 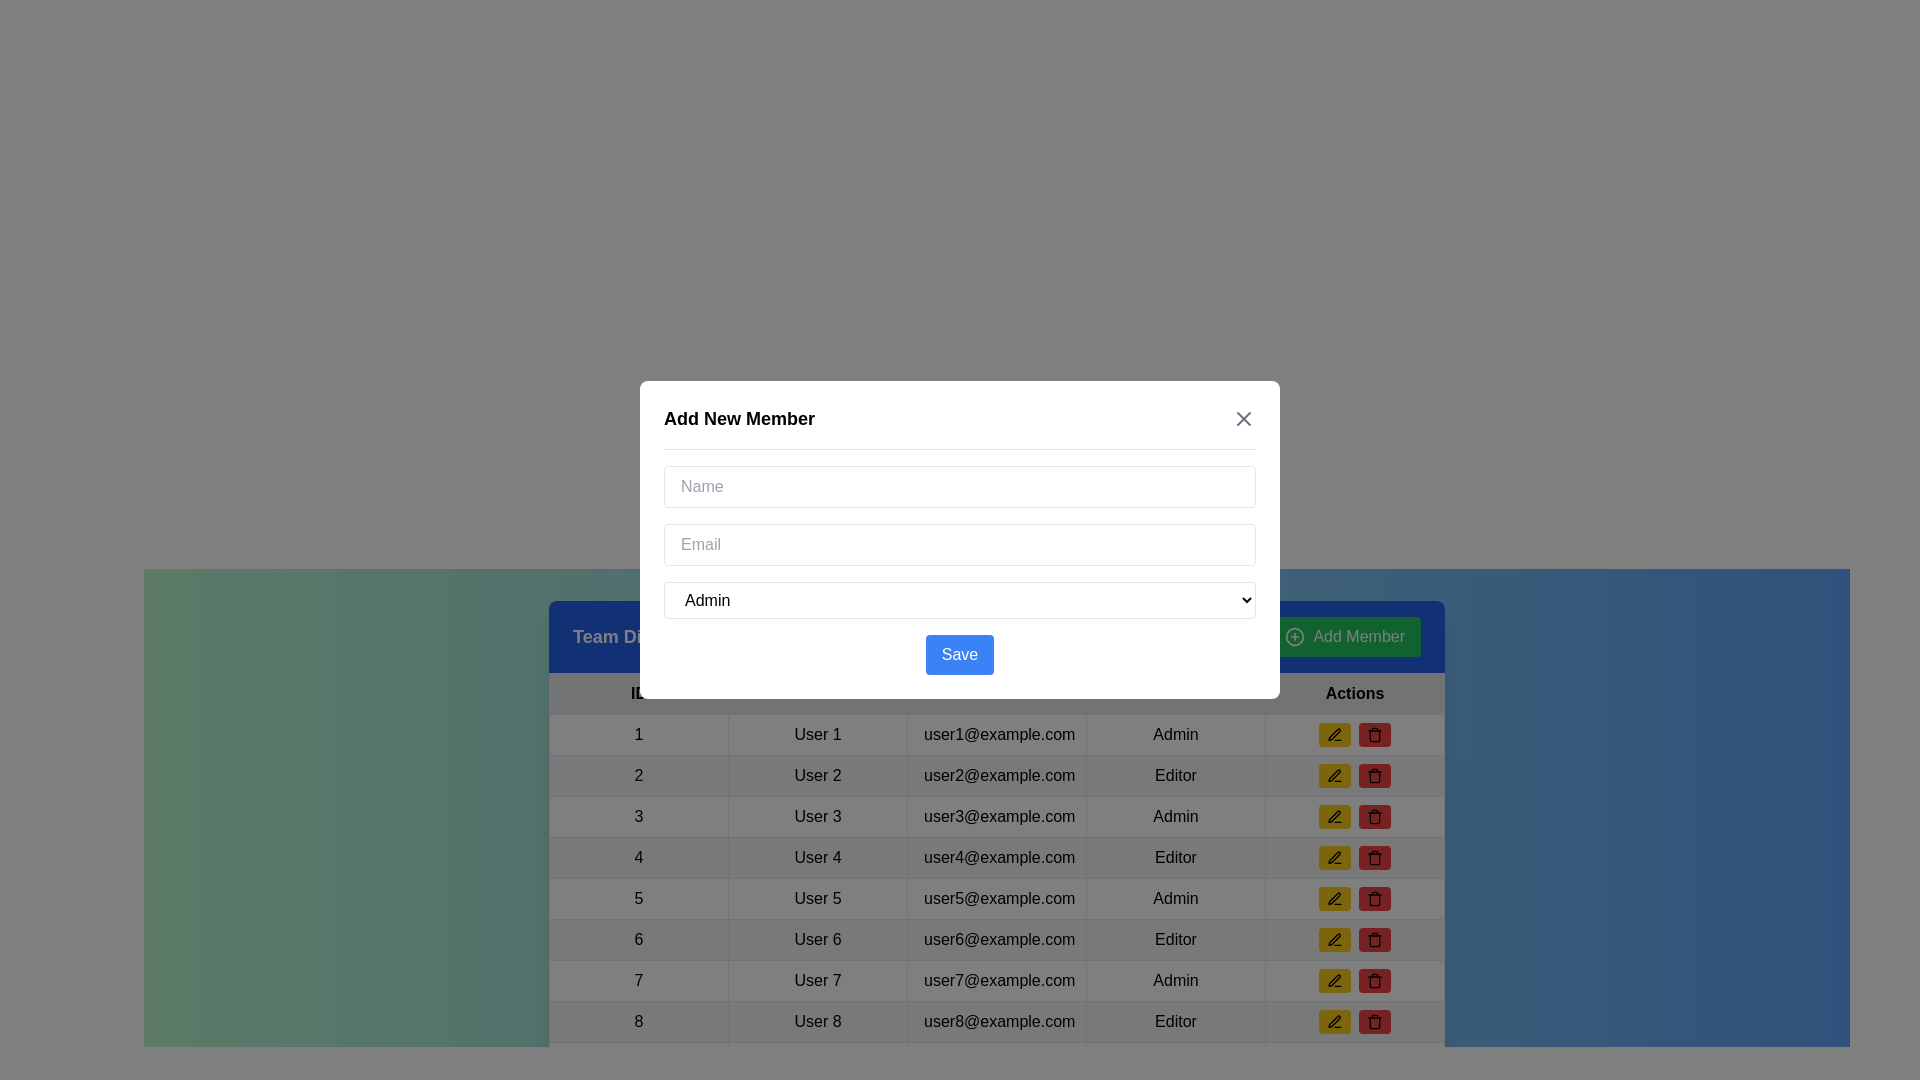 I want to click on the table cell that indicates the serial number or ID in the first row and first column of the table, so click(x=637, y=735).